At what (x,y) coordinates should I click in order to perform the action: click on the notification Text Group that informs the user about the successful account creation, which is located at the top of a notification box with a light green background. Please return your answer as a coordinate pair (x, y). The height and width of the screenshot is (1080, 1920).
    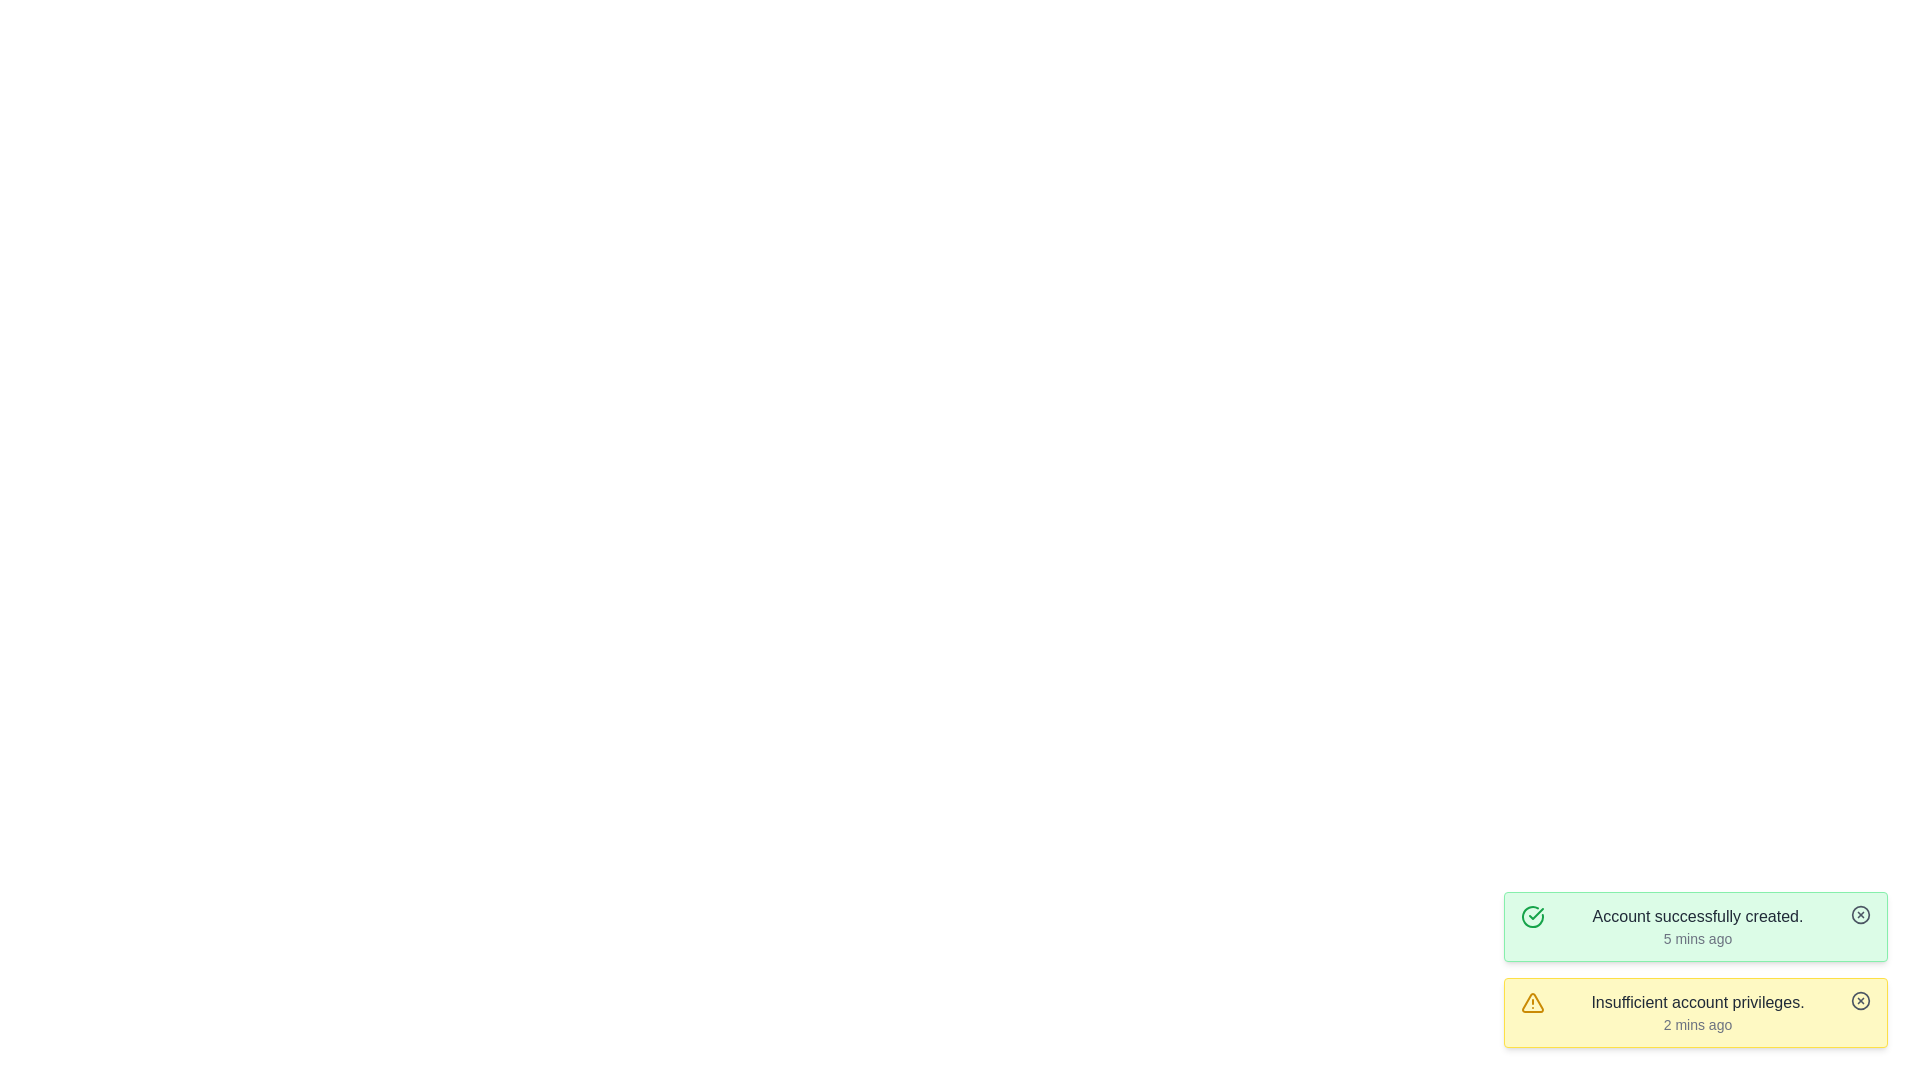
    Looking at the image, I should click on (1697, 926).